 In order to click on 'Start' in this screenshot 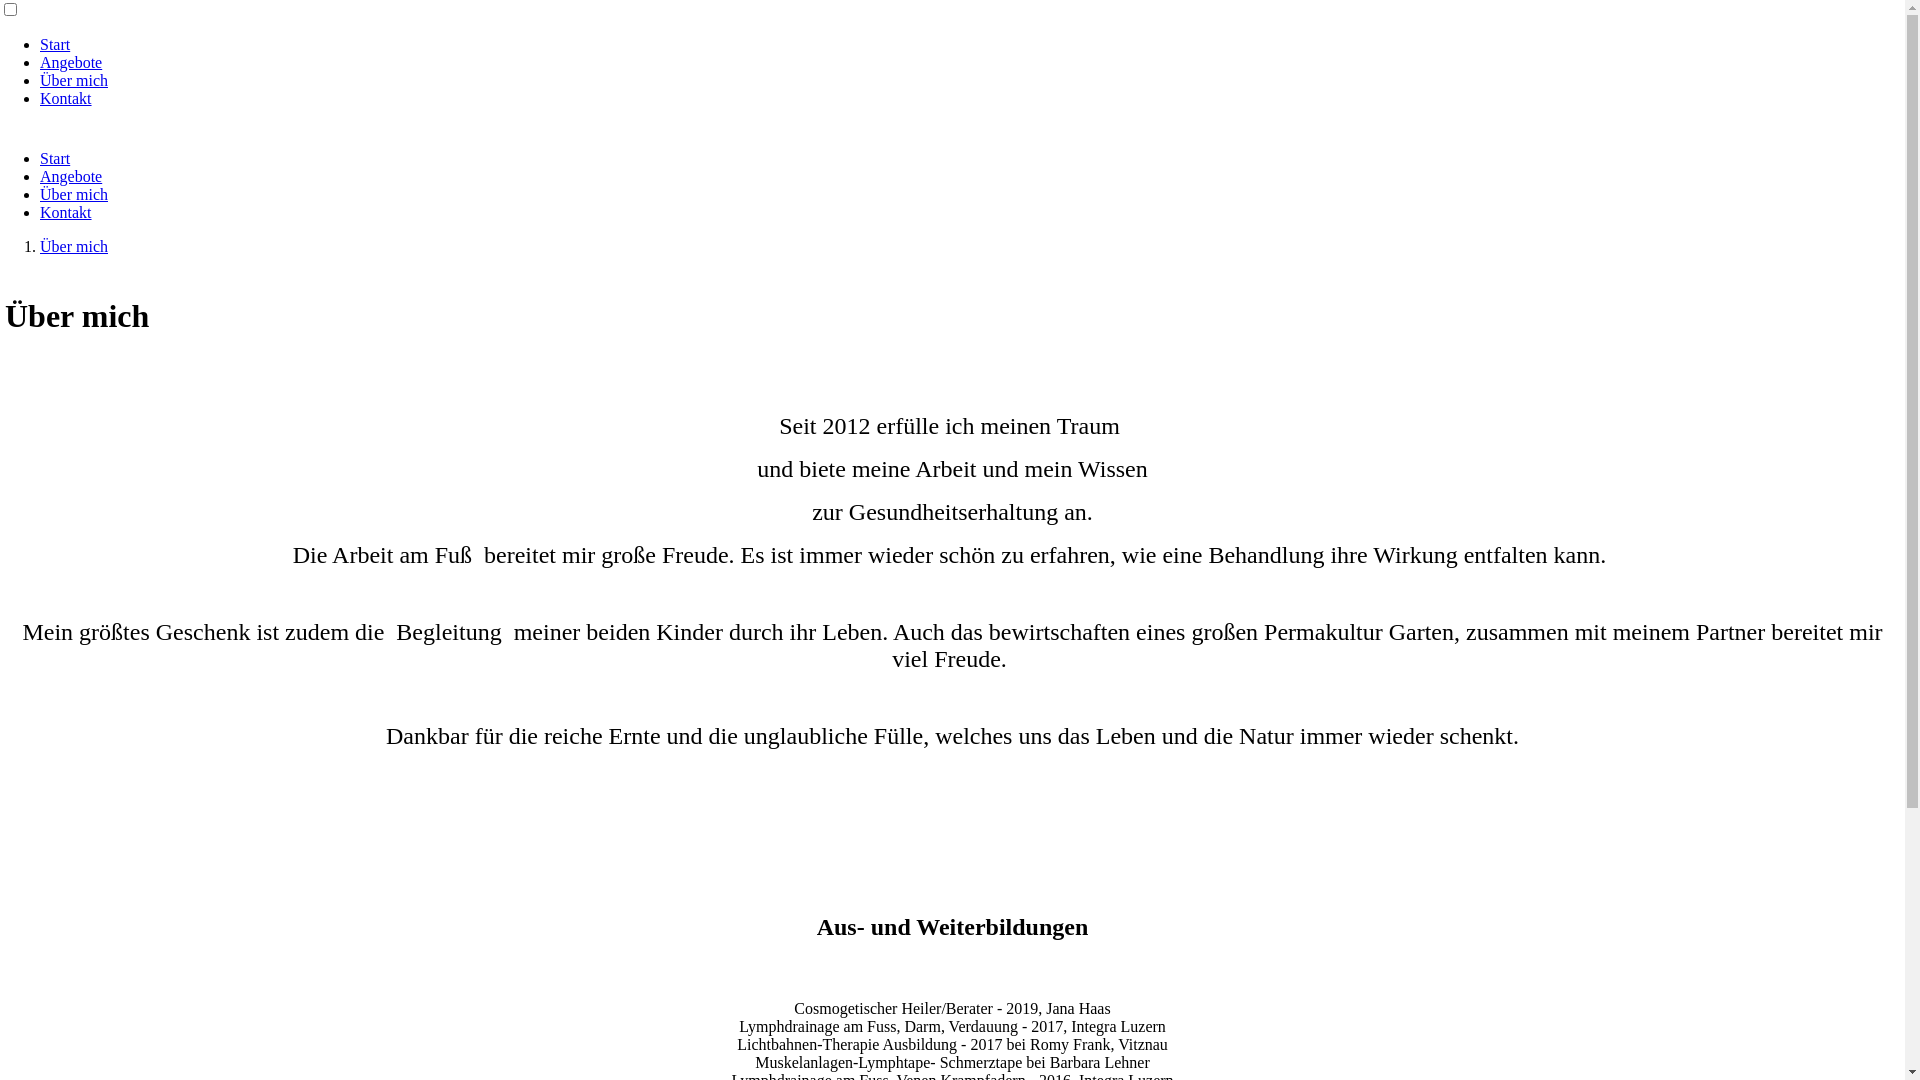, I will do `click(54, 157)`.